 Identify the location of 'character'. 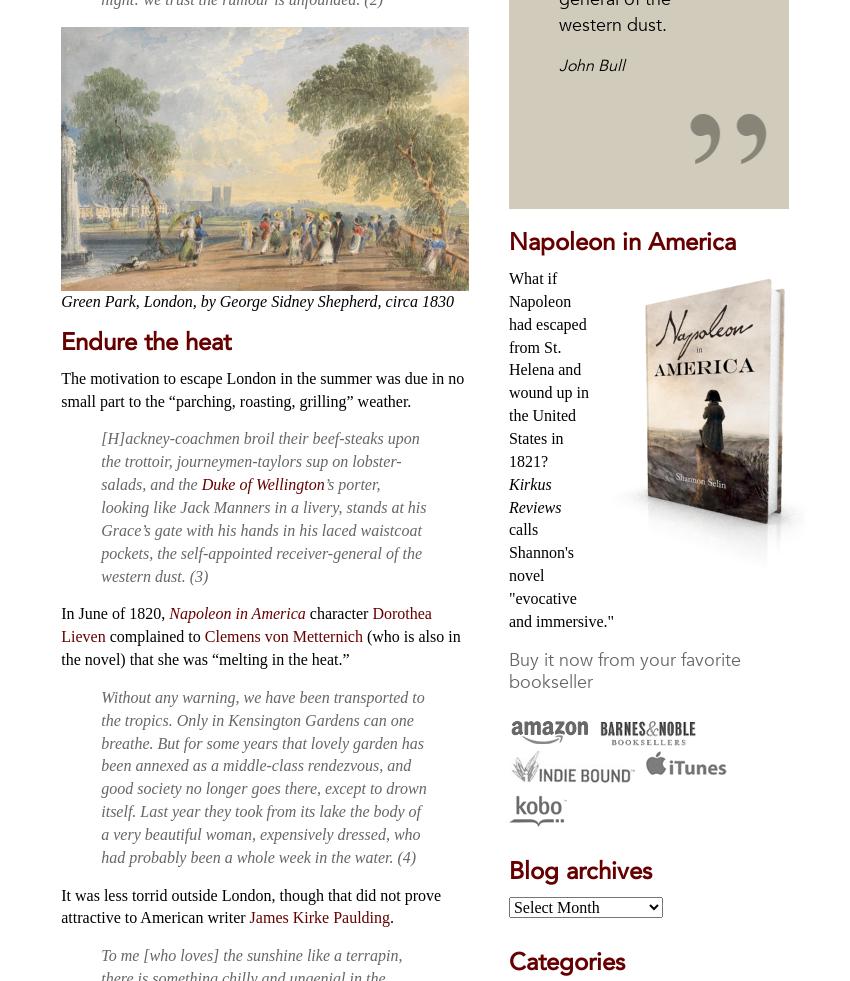
(304, 613).